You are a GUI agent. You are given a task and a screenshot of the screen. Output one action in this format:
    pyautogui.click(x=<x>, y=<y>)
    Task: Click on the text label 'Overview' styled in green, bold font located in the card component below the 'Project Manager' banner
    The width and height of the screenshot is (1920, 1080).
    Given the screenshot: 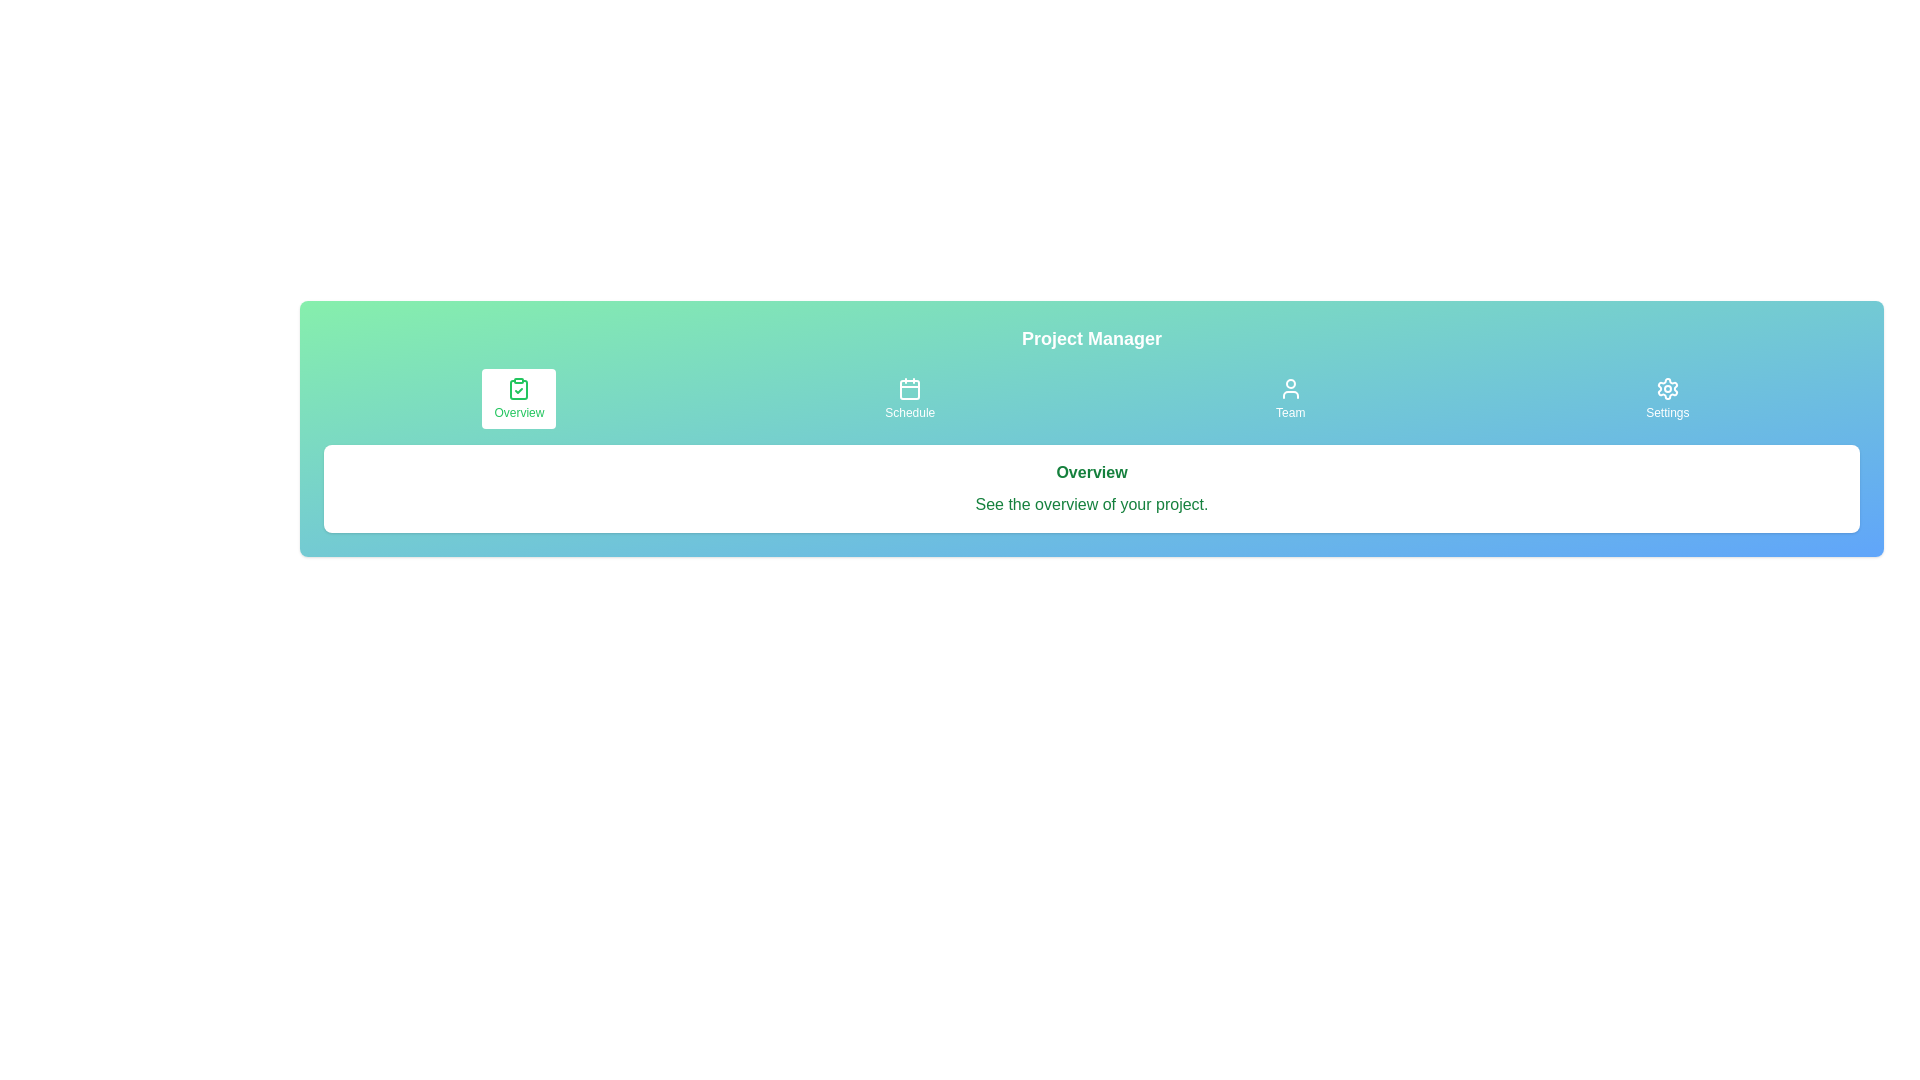 What is the action you would take?
    pyautogui.click(x=1090, y=473)
    